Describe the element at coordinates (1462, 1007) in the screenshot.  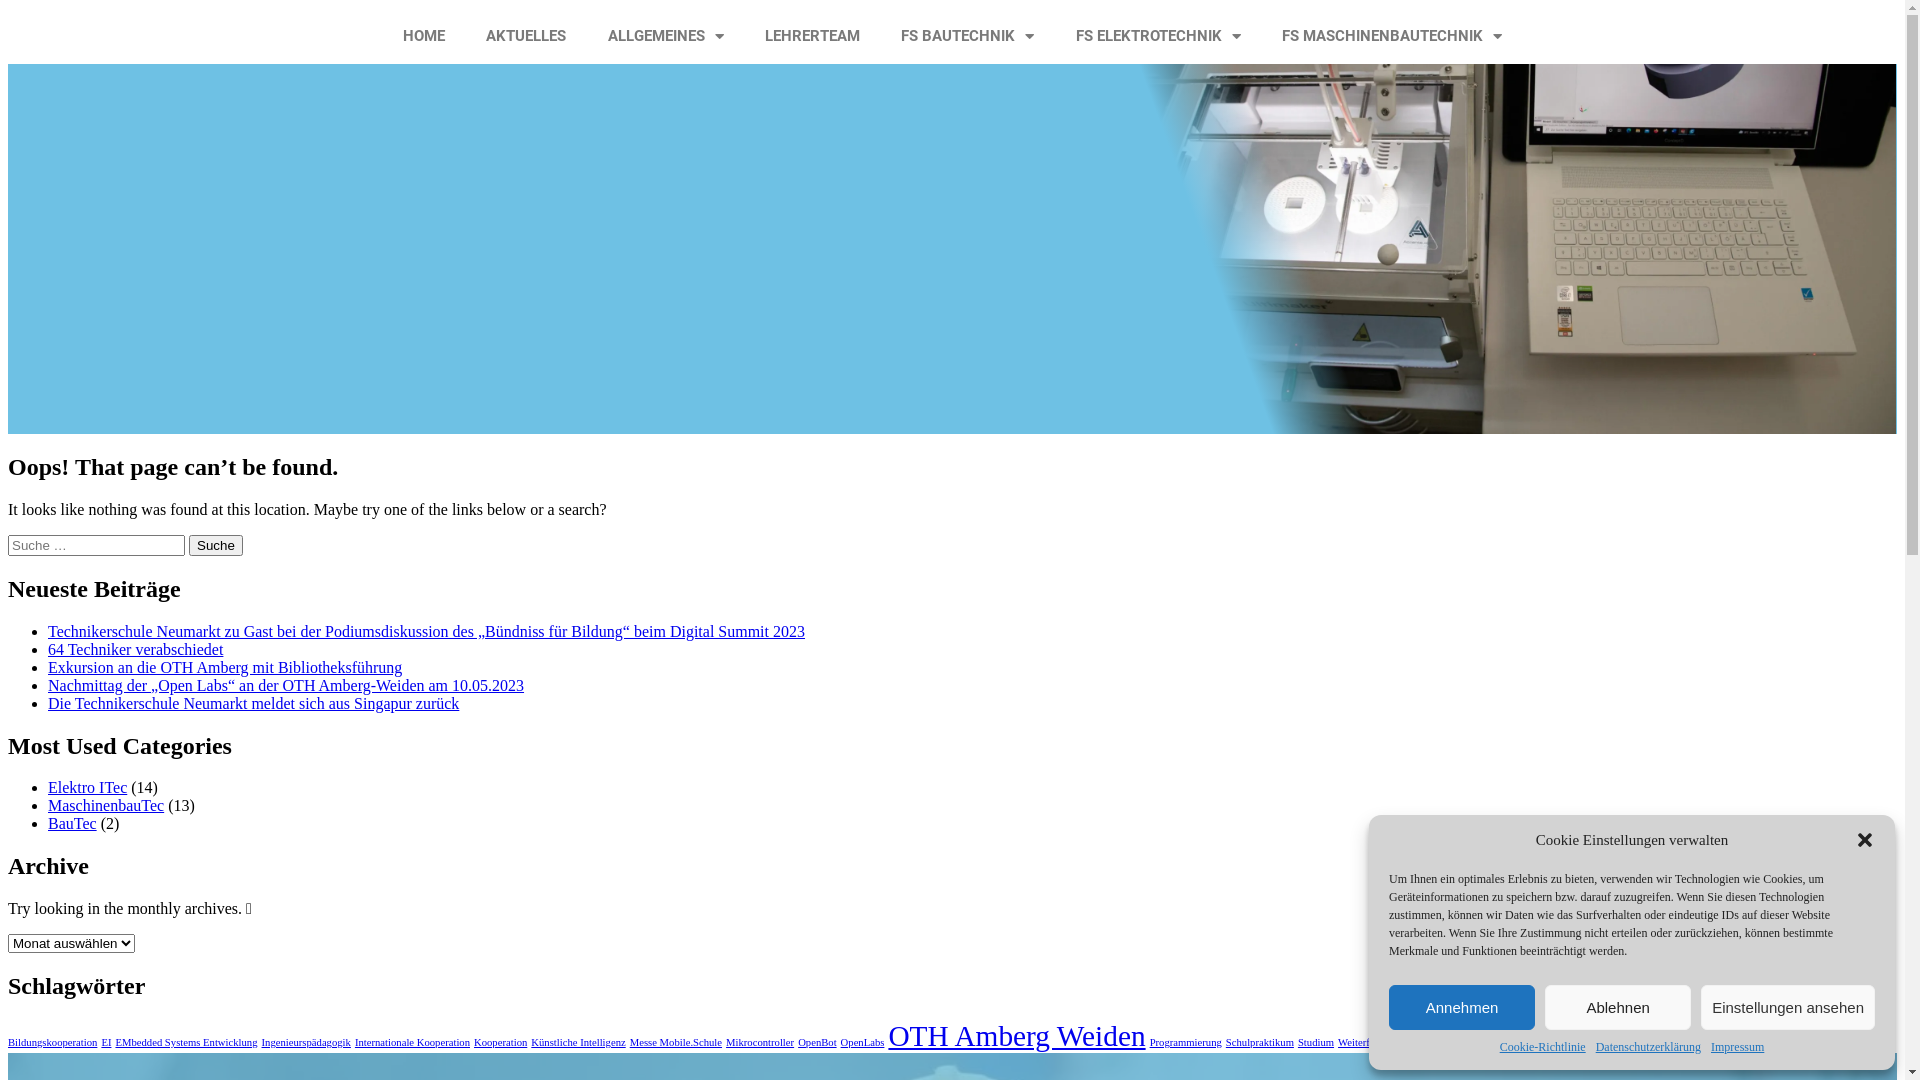
I see `'Annehmen'` at that location.